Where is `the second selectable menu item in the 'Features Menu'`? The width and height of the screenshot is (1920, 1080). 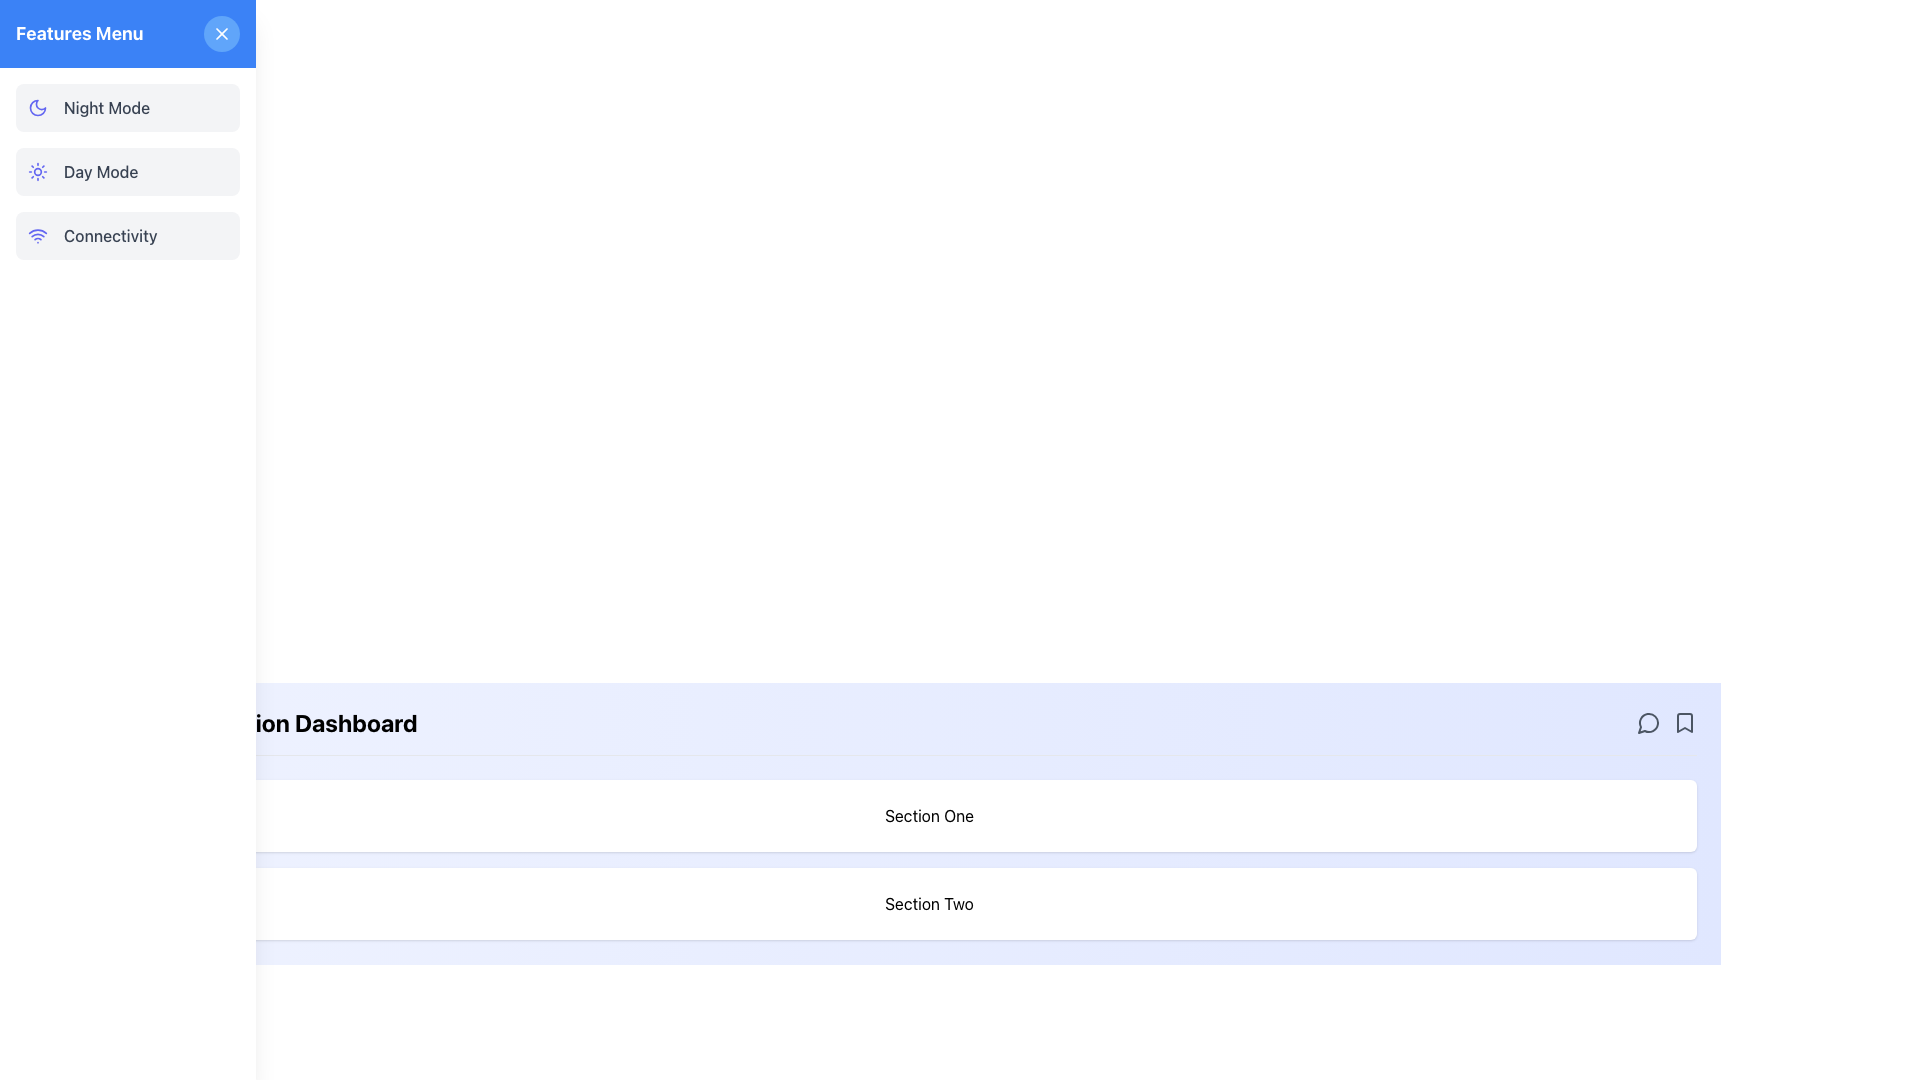 the second selectable menu item in the 'Features Menu' is located at coordinates (127, 171).